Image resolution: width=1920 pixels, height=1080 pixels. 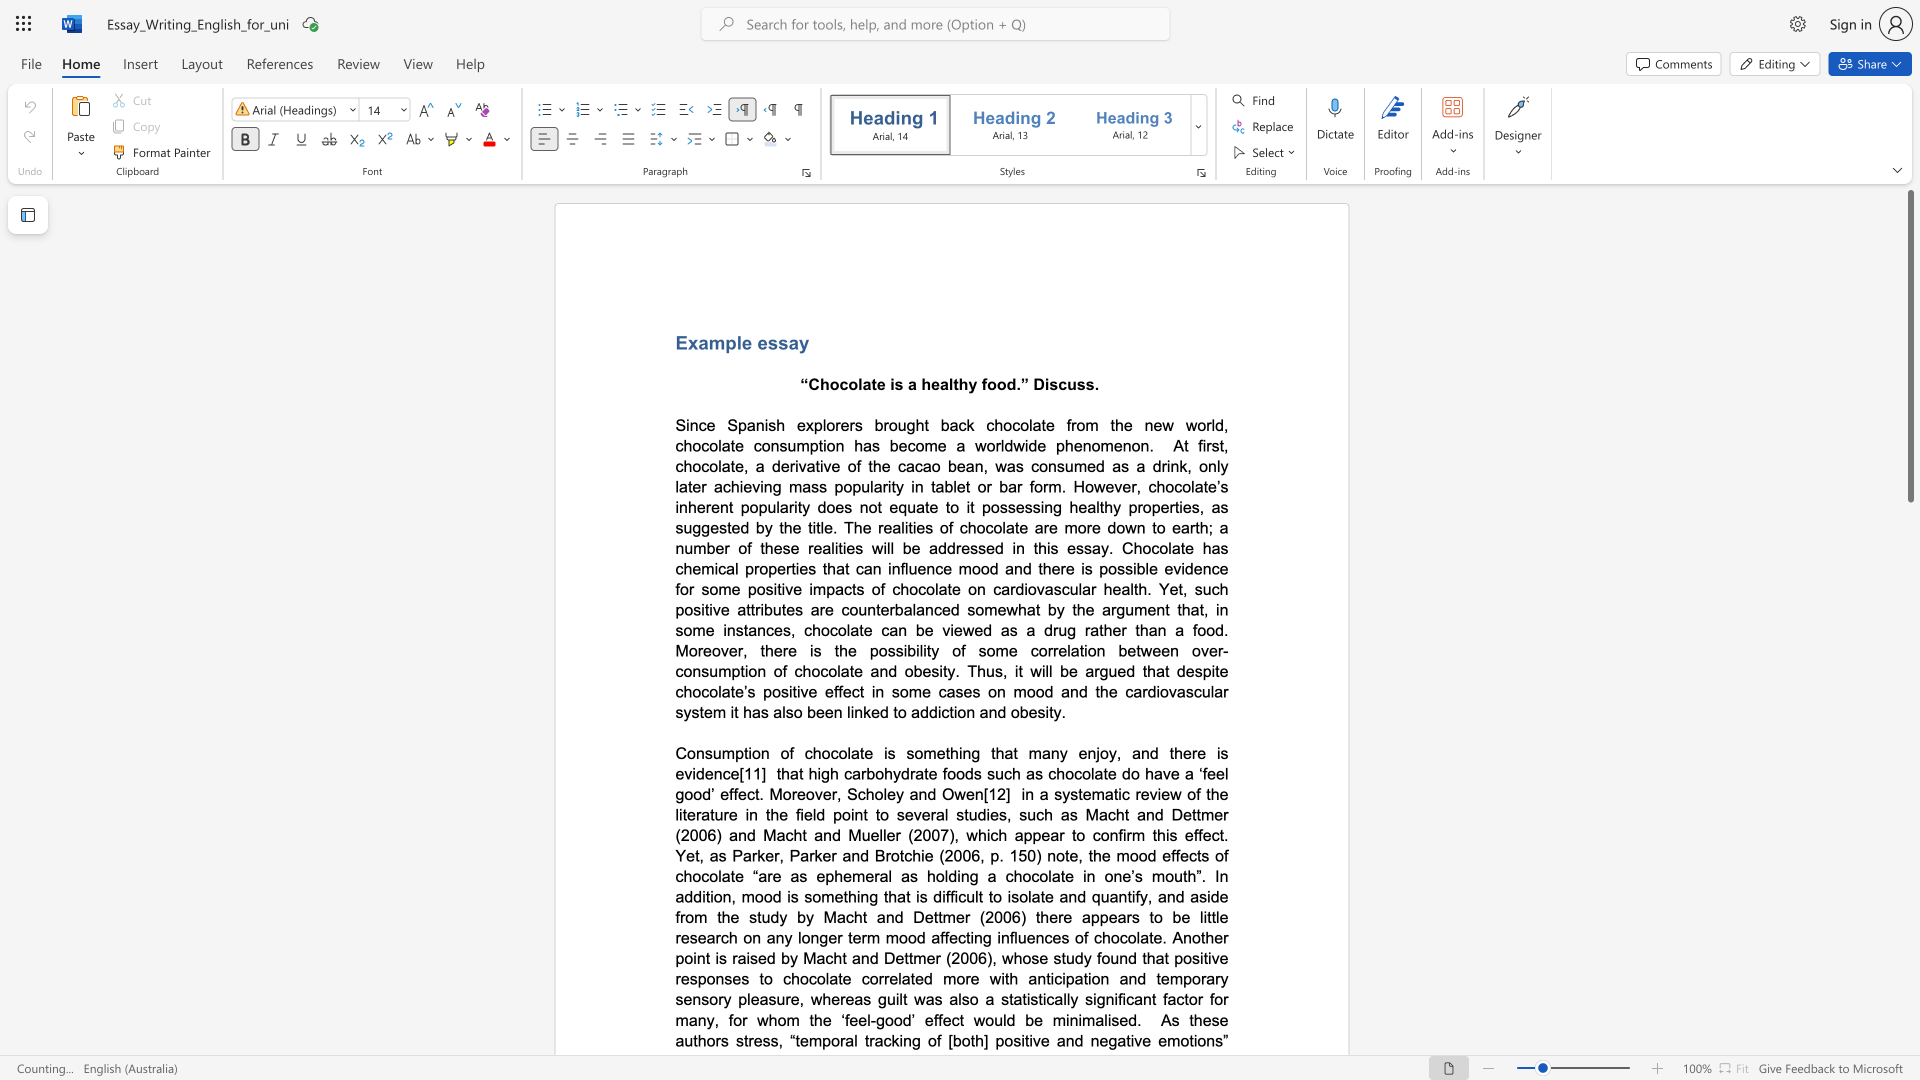 I want to click on the scrollbar on the right side to scroll the page down, so click(x=1909, y=849).